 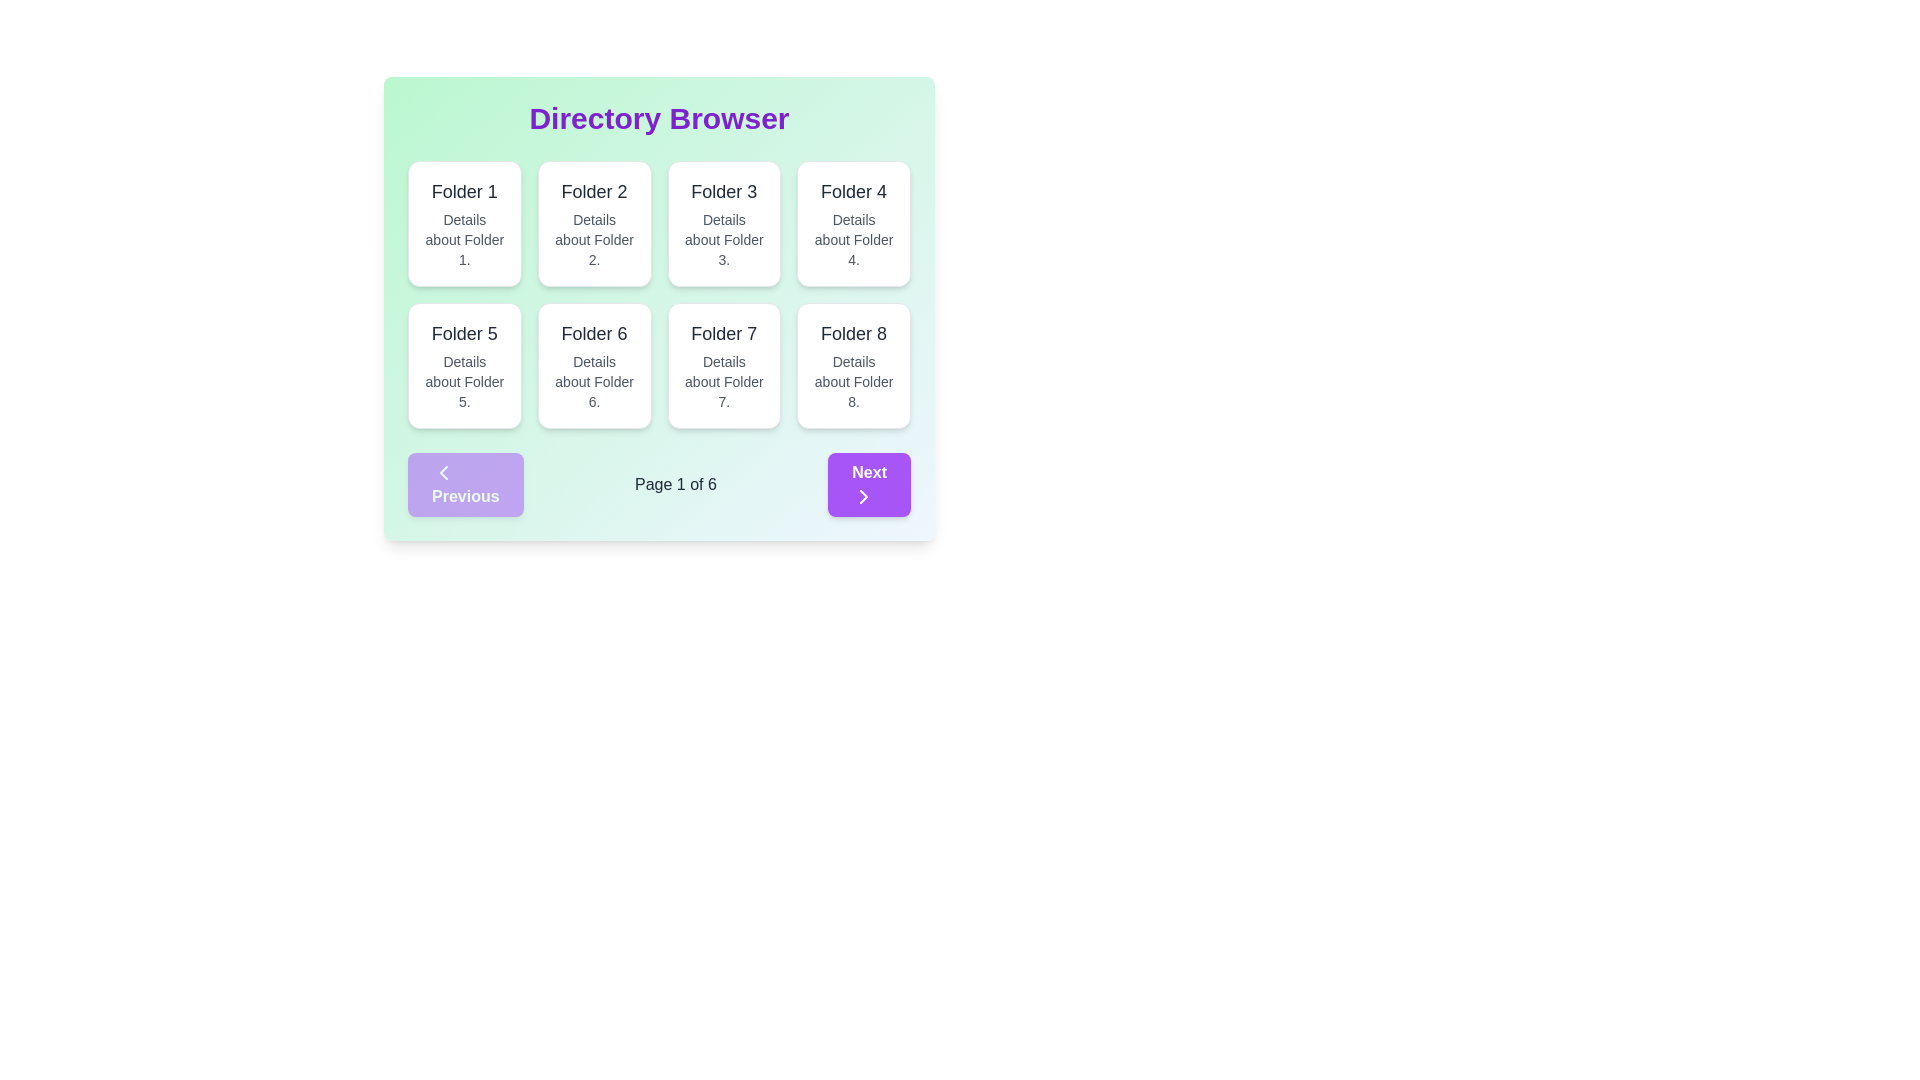 I want to click on the 'Previous' button located at the bottom-left corner of the interface, so click(x=443, y=473).